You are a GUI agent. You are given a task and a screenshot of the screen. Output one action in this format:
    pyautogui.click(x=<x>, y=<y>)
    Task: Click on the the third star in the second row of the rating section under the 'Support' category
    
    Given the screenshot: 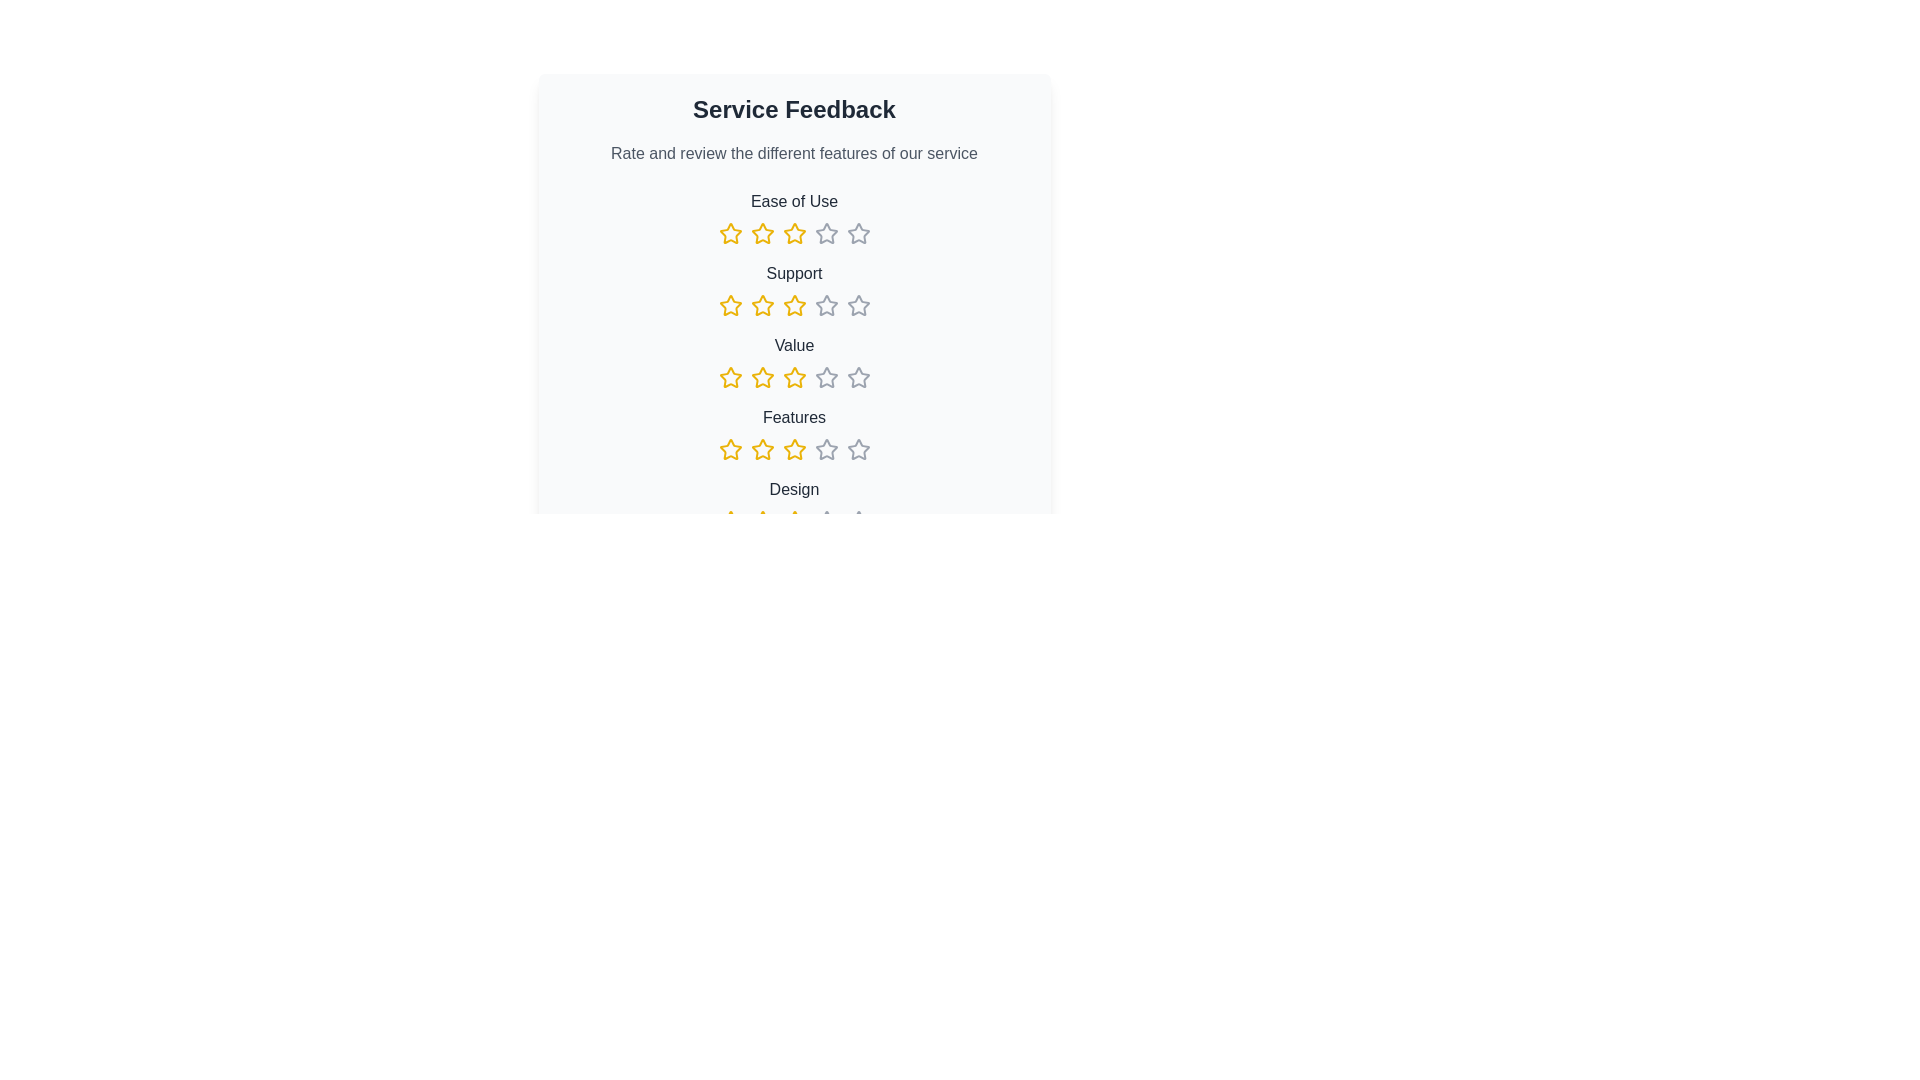 What is the action you would take?
    pyautogui.click(x=826, y=305)
    